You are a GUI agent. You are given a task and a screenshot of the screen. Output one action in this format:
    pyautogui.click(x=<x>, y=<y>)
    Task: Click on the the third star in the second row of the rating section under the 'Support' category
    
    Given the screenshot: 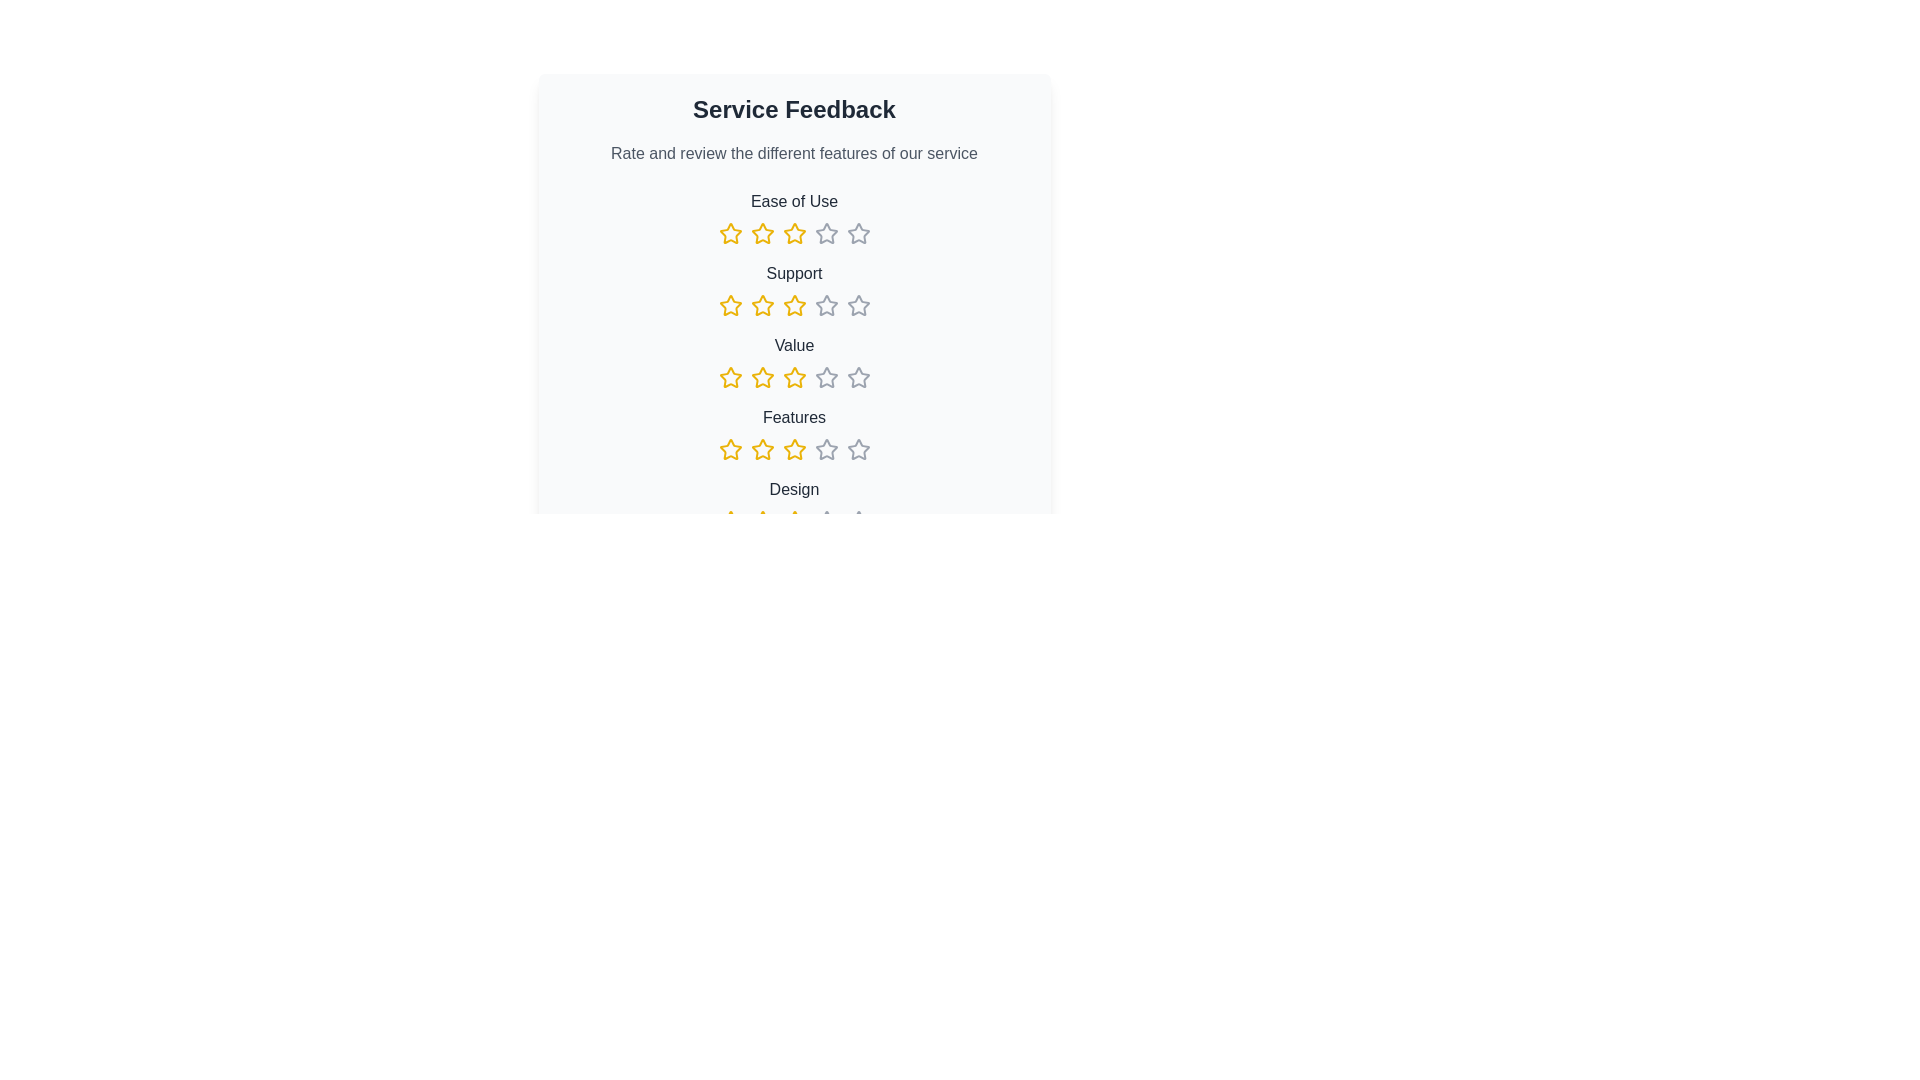 What is the action you would take?
    pyautogui.click(x=826, y=305)
    